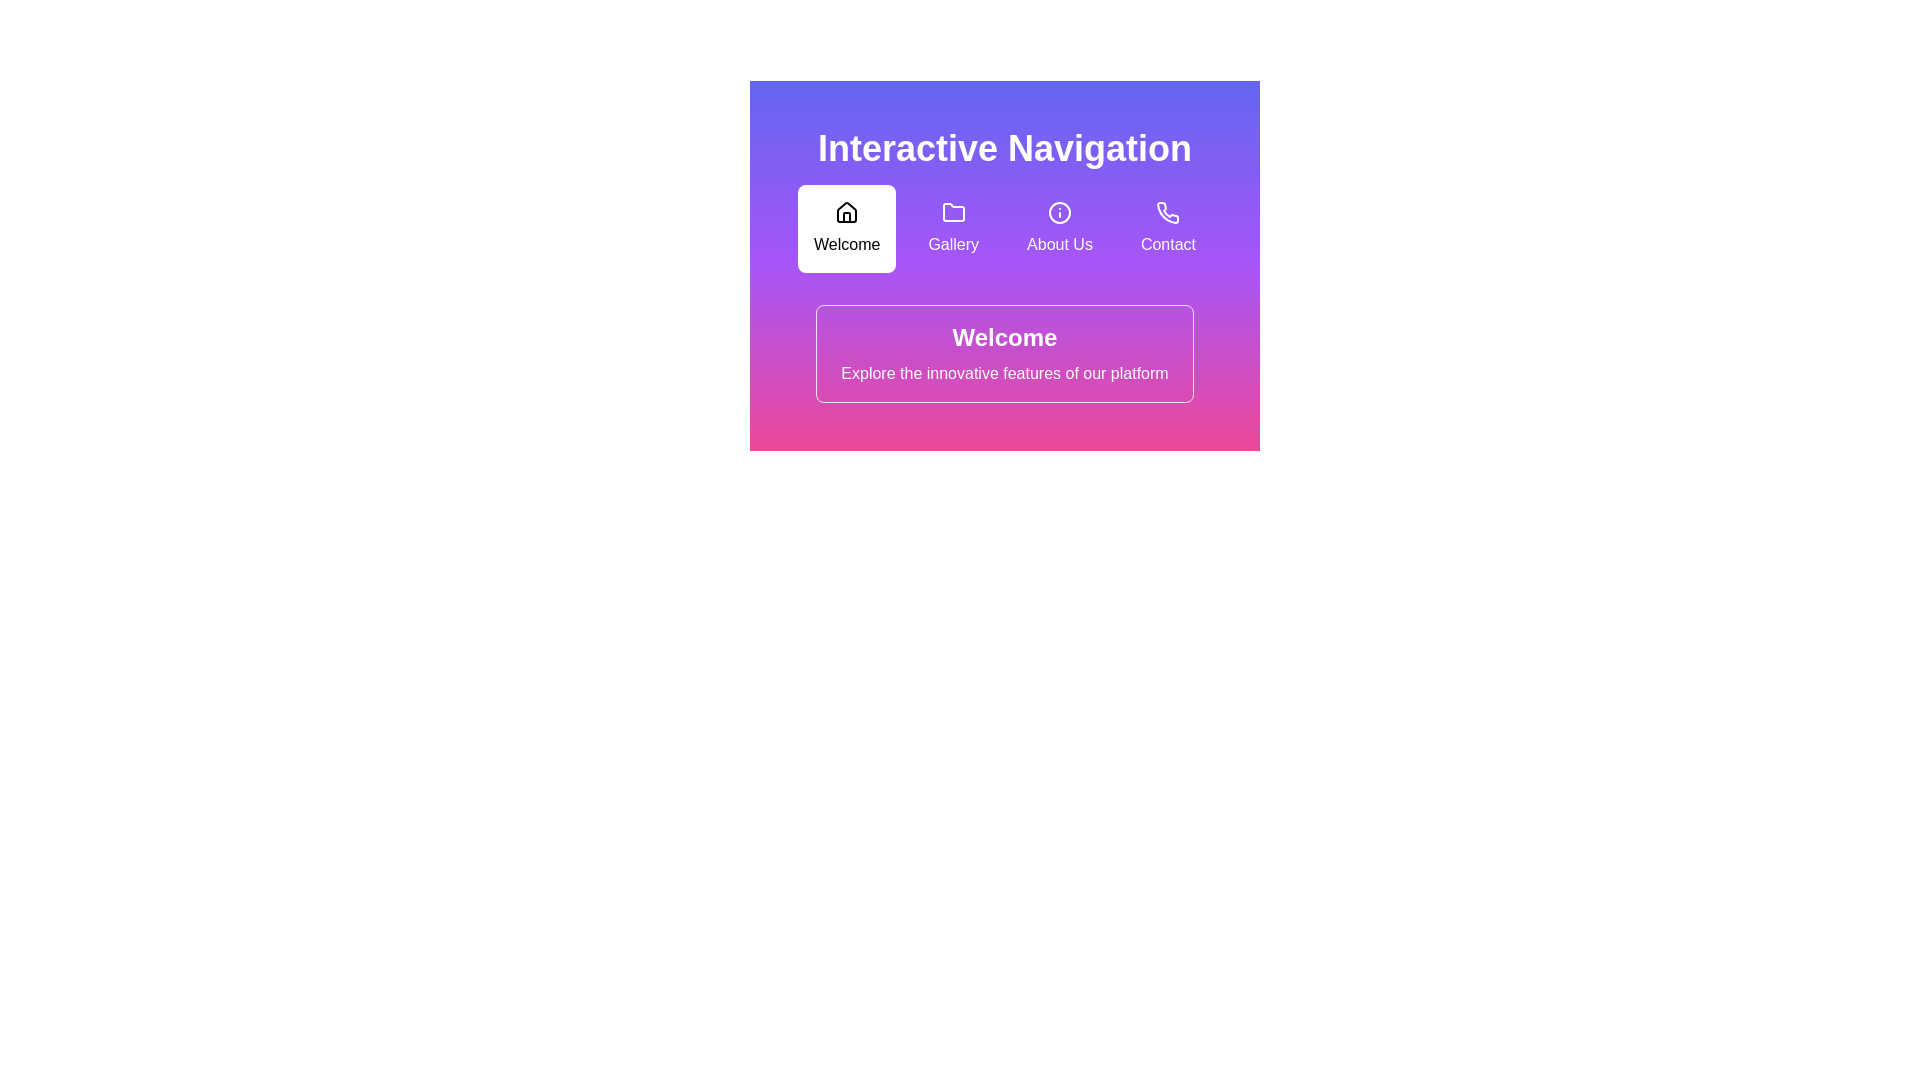 This screenshot has height=1080, width=1920. Describe the element at coordinates (952, 227) in the screenshot. I see `the 'Gallery' button, which is a square area with a folder icon and the word 'Gallery' below it, located between the 'Welcome' and 'About Us' elements` at that location.